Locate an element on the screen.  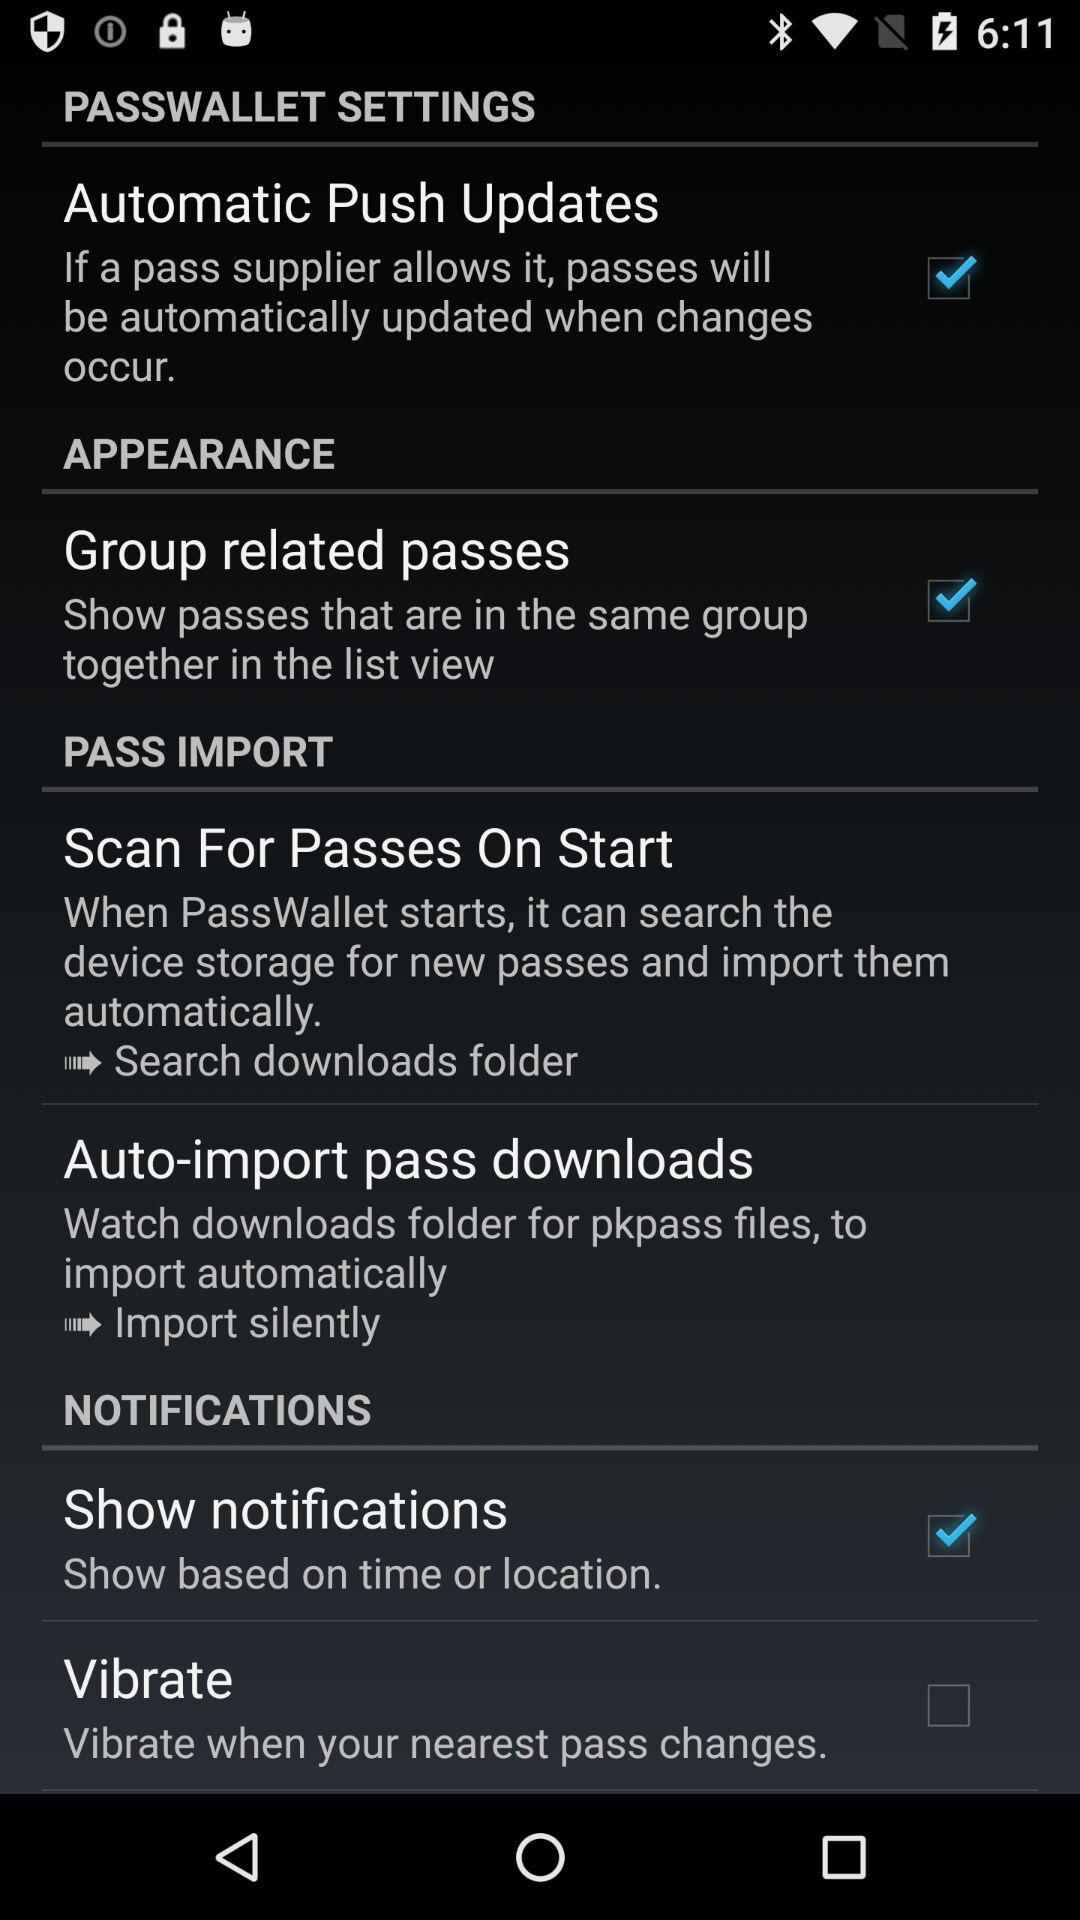
icon below the notifications is located at coordinates (285, 1507).